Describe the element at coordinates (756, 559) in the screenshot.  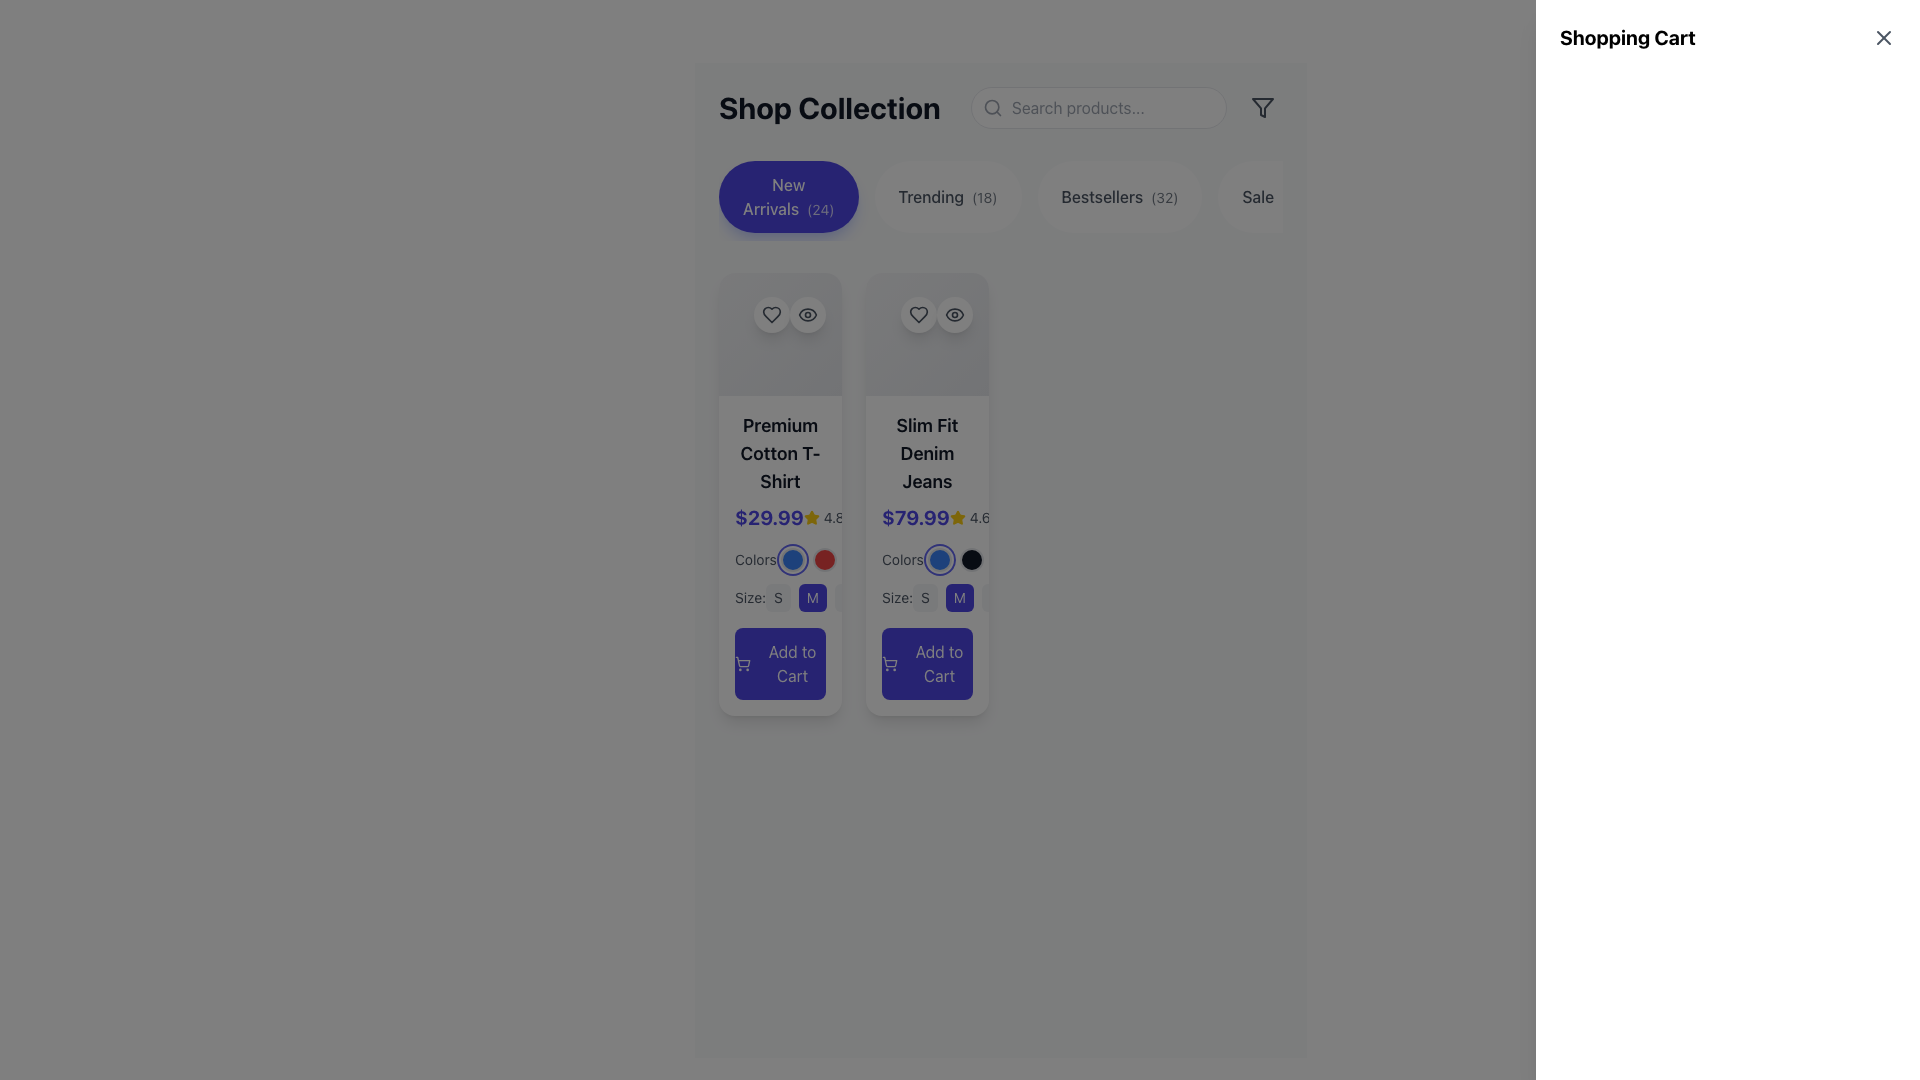
I see `the text label displaying 'Colors:' in light gray font, located on the left card of the product interface, positioned to the left of the circular color indicators` at that location.